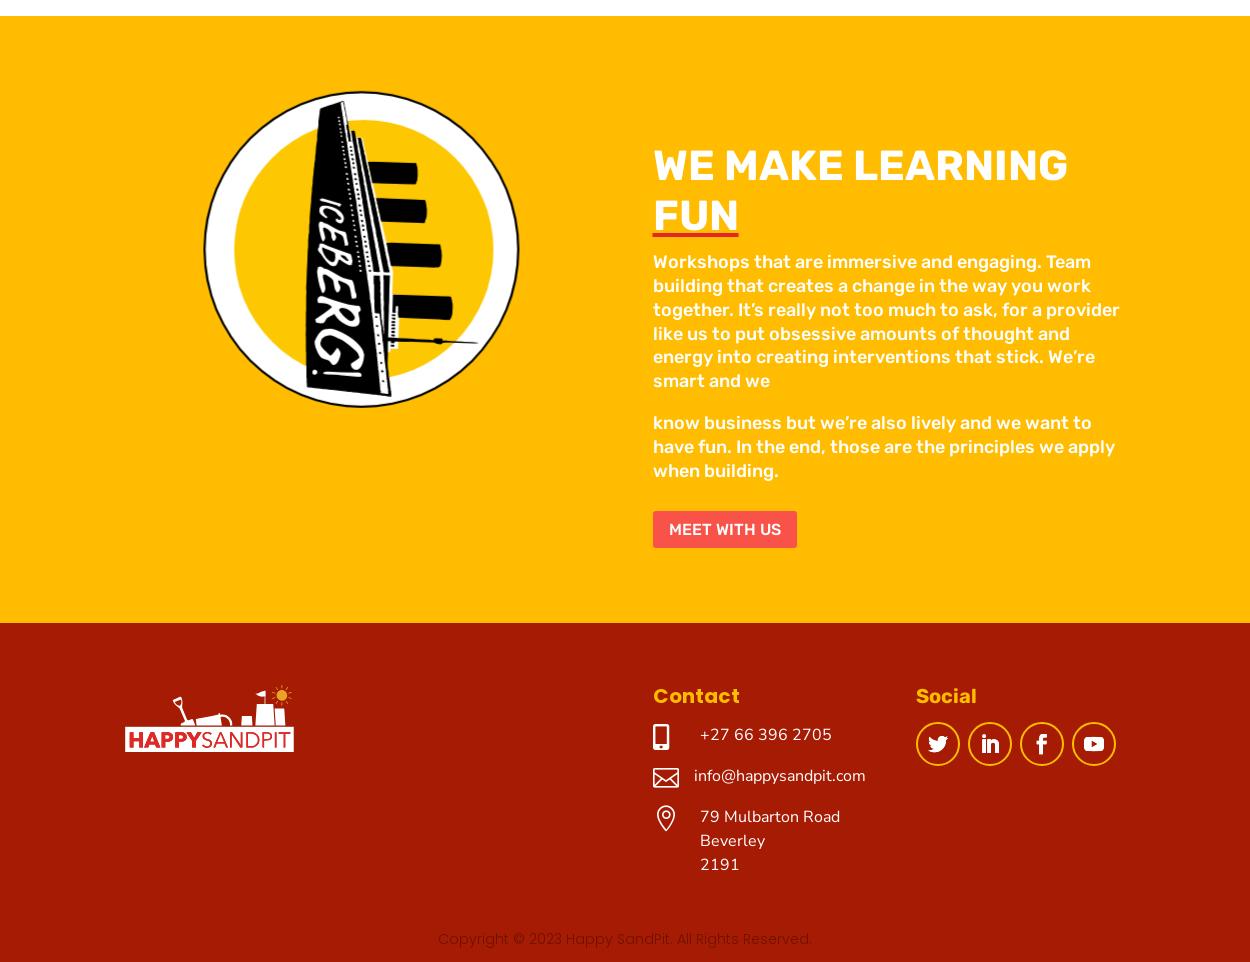 The image size is (1250, 962). What do you see at coordinates (651, 214) in the screenshot?
I see `'FUN'` at bounding box center [651, 214].